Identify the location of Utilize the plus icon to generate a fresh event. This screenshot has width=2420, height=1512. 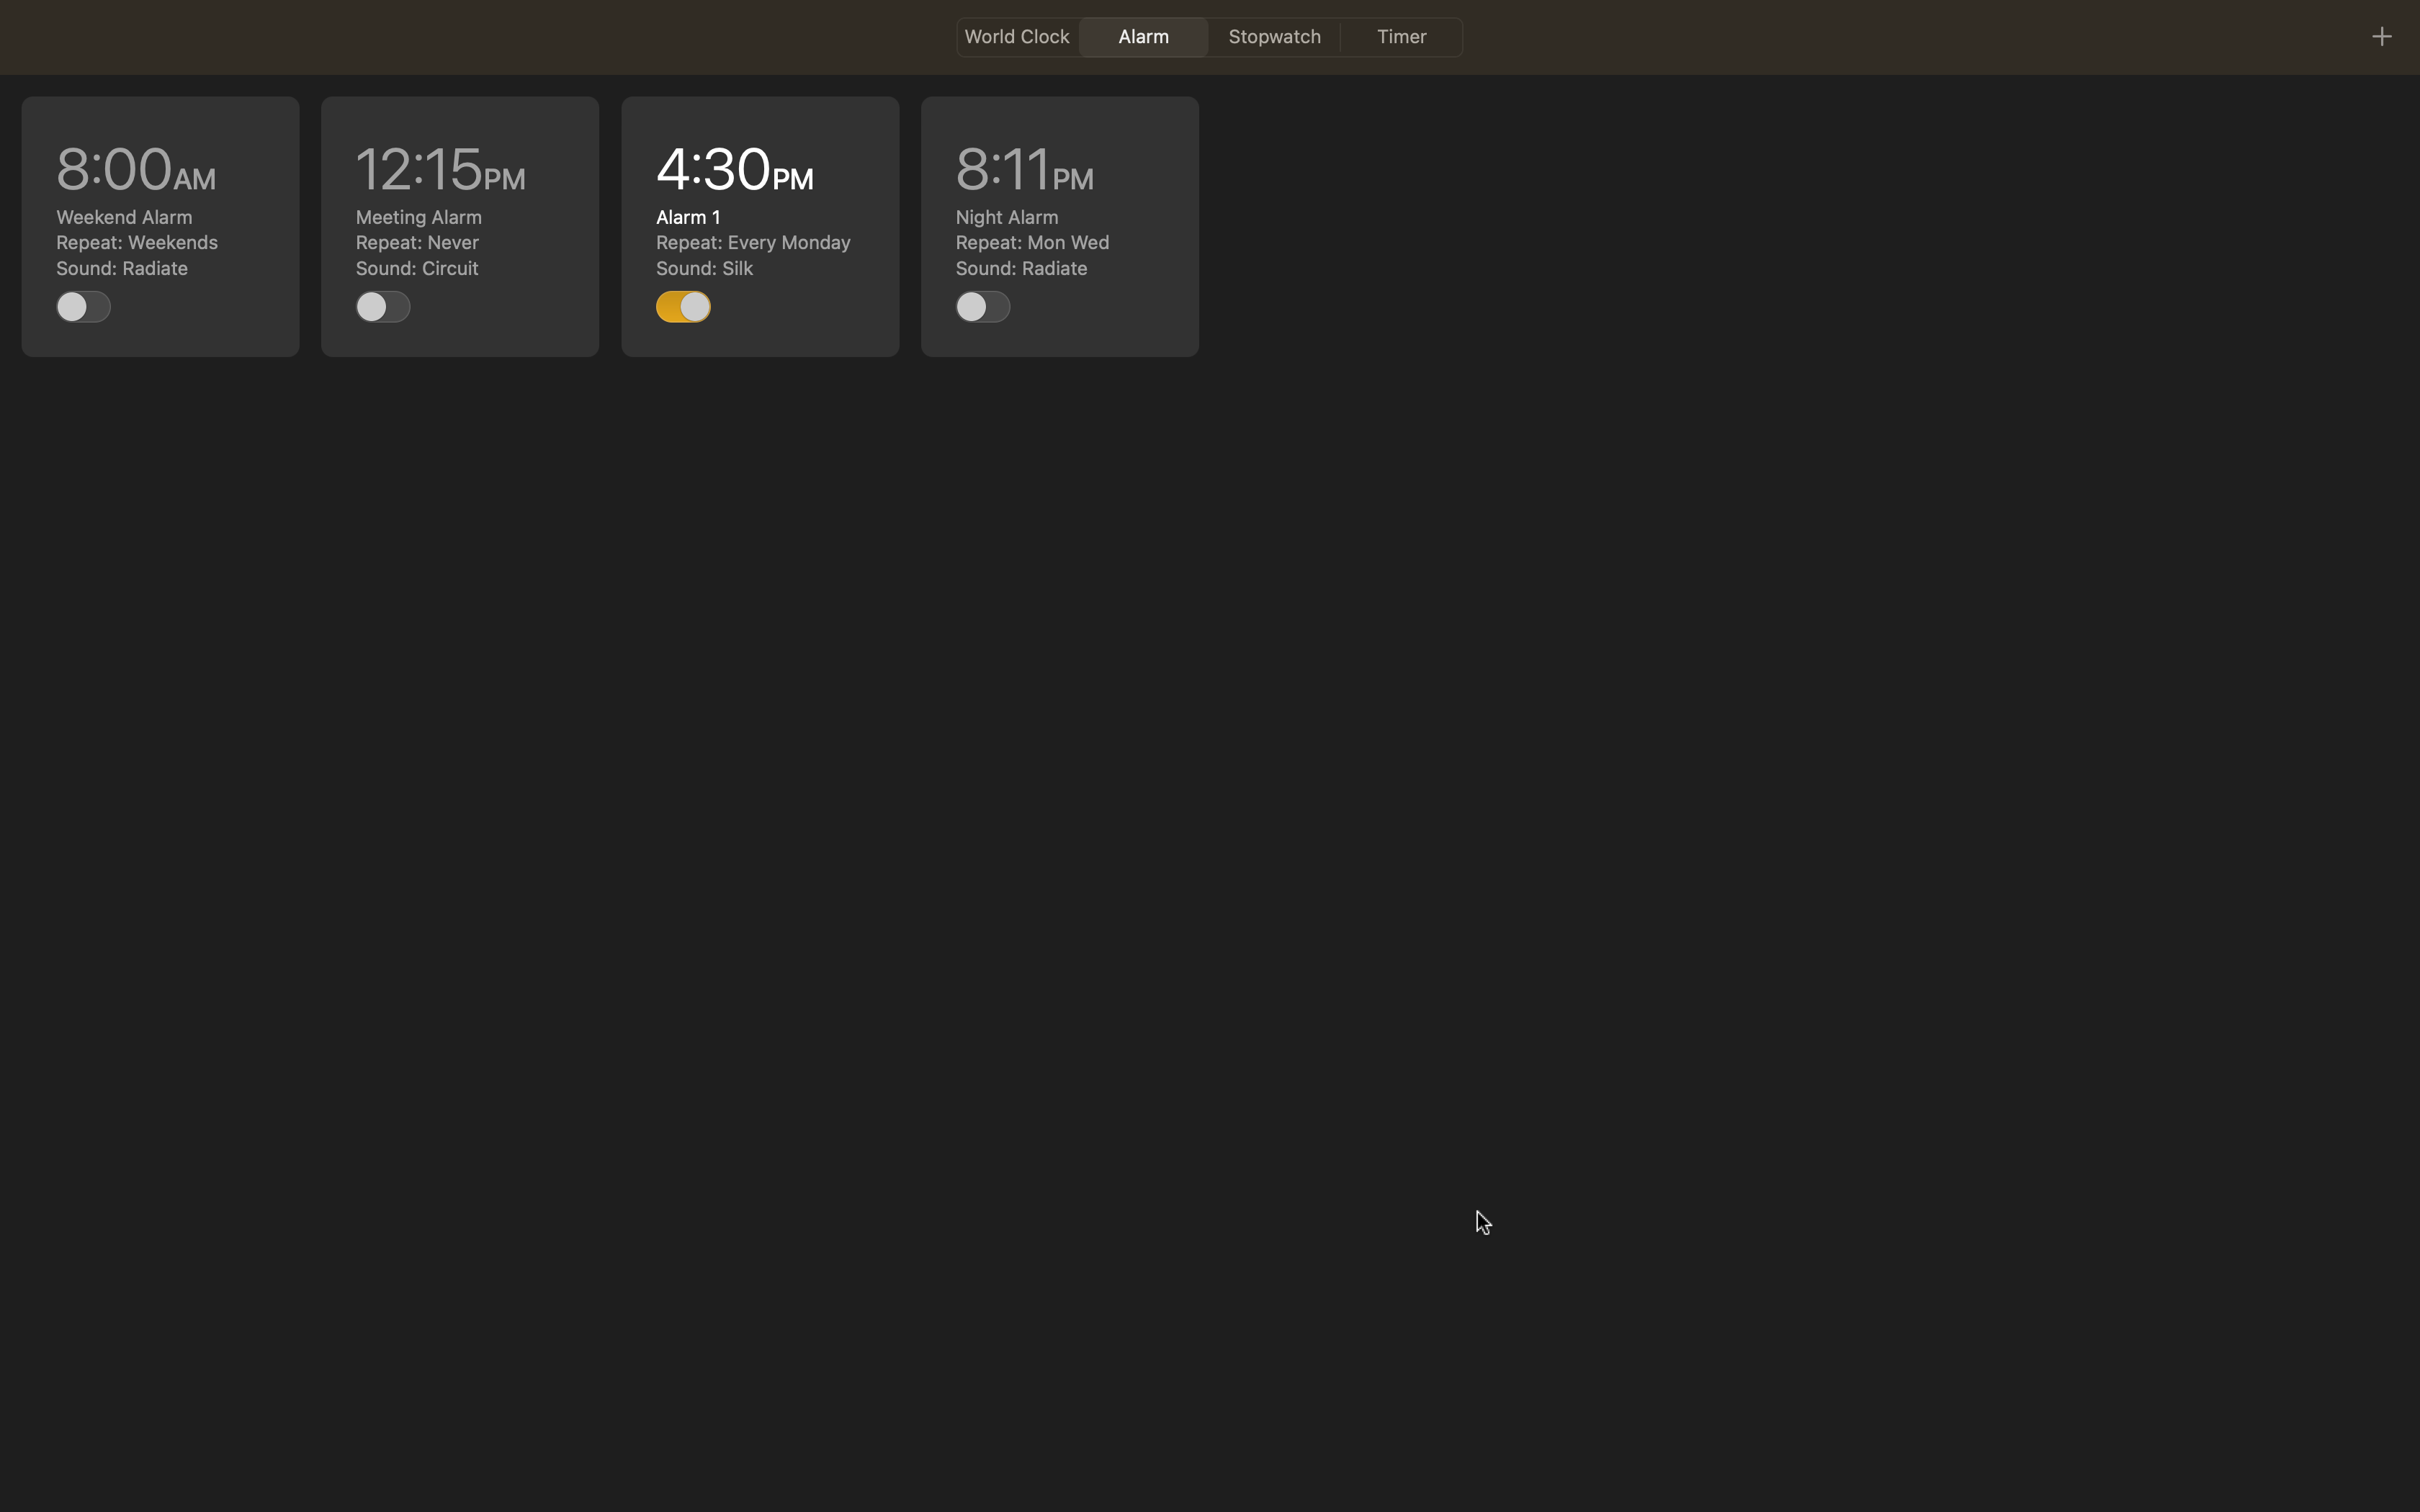
(2380, 35).